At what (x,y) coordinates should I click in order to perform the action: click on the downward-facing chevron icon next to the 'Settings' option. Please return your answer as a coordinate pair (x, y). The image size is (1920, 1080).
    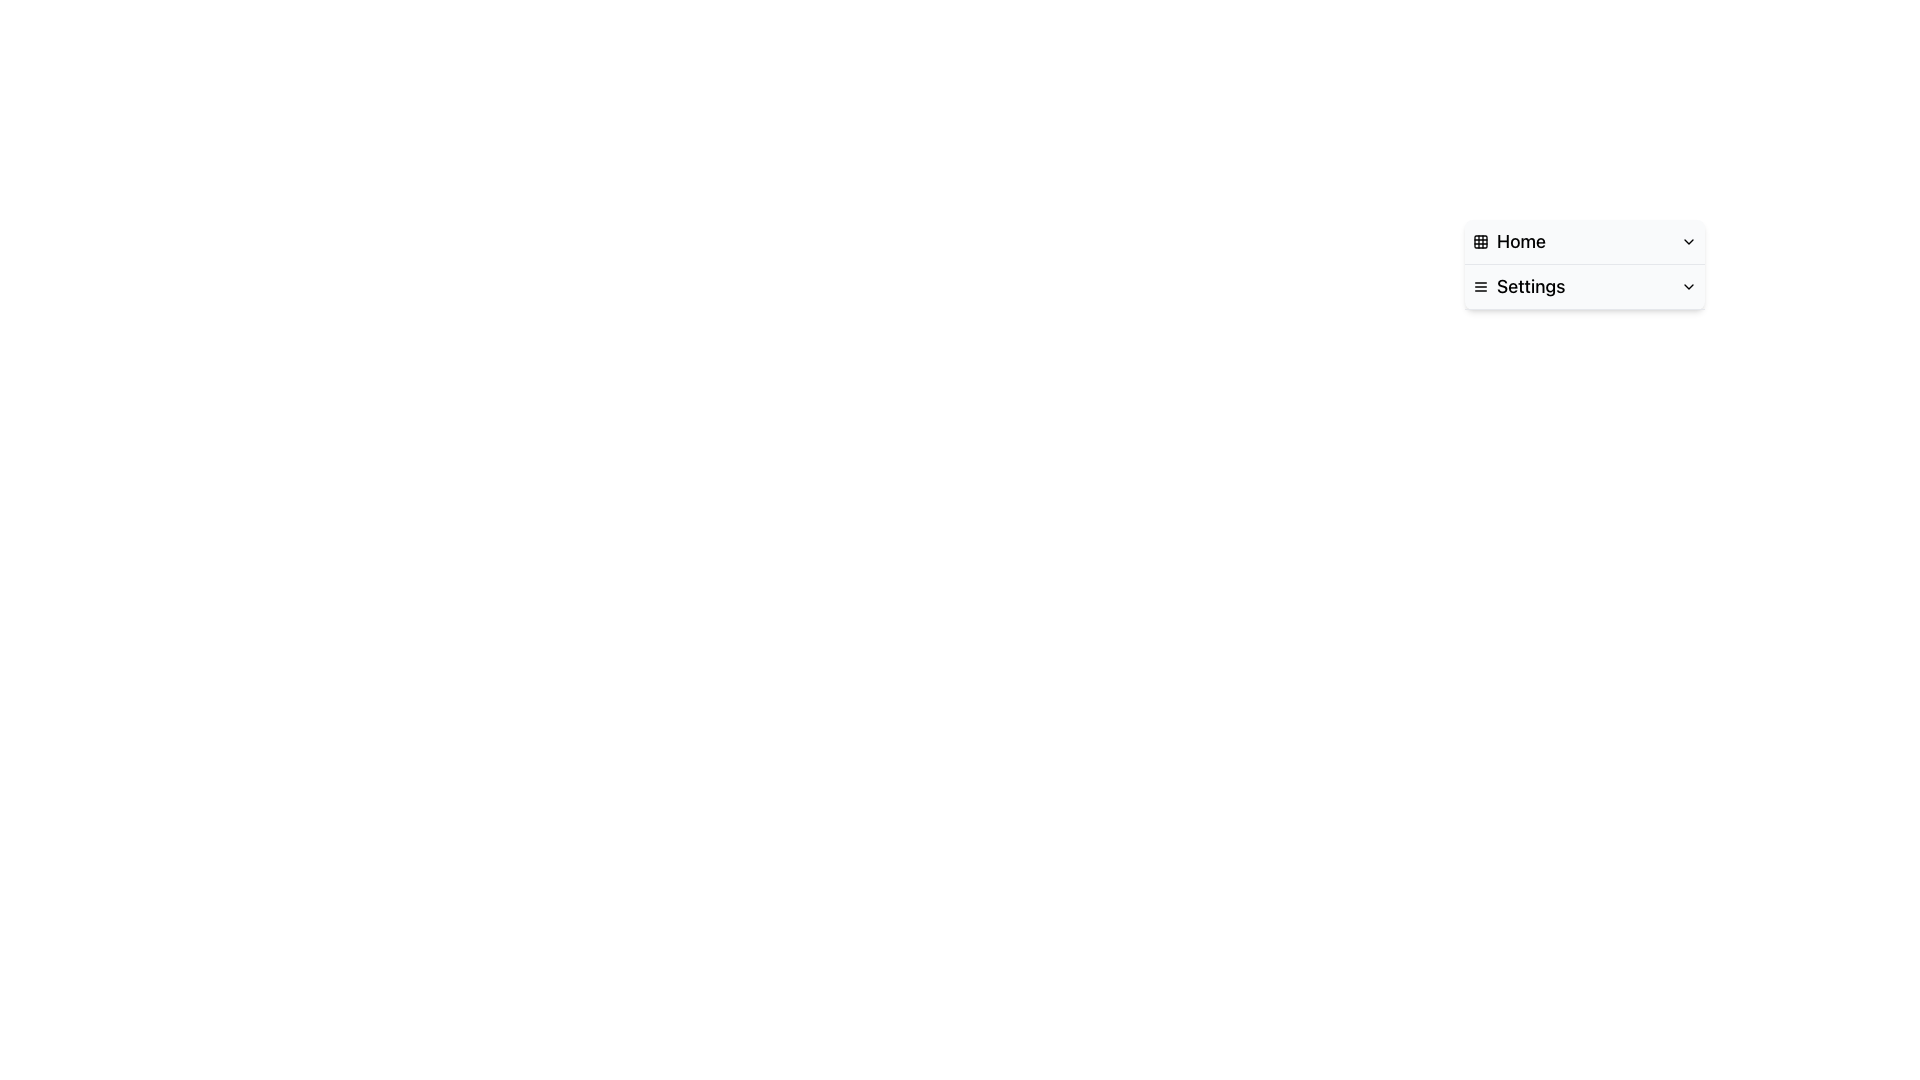
    Looking at the image, I should click on (1688, 286).